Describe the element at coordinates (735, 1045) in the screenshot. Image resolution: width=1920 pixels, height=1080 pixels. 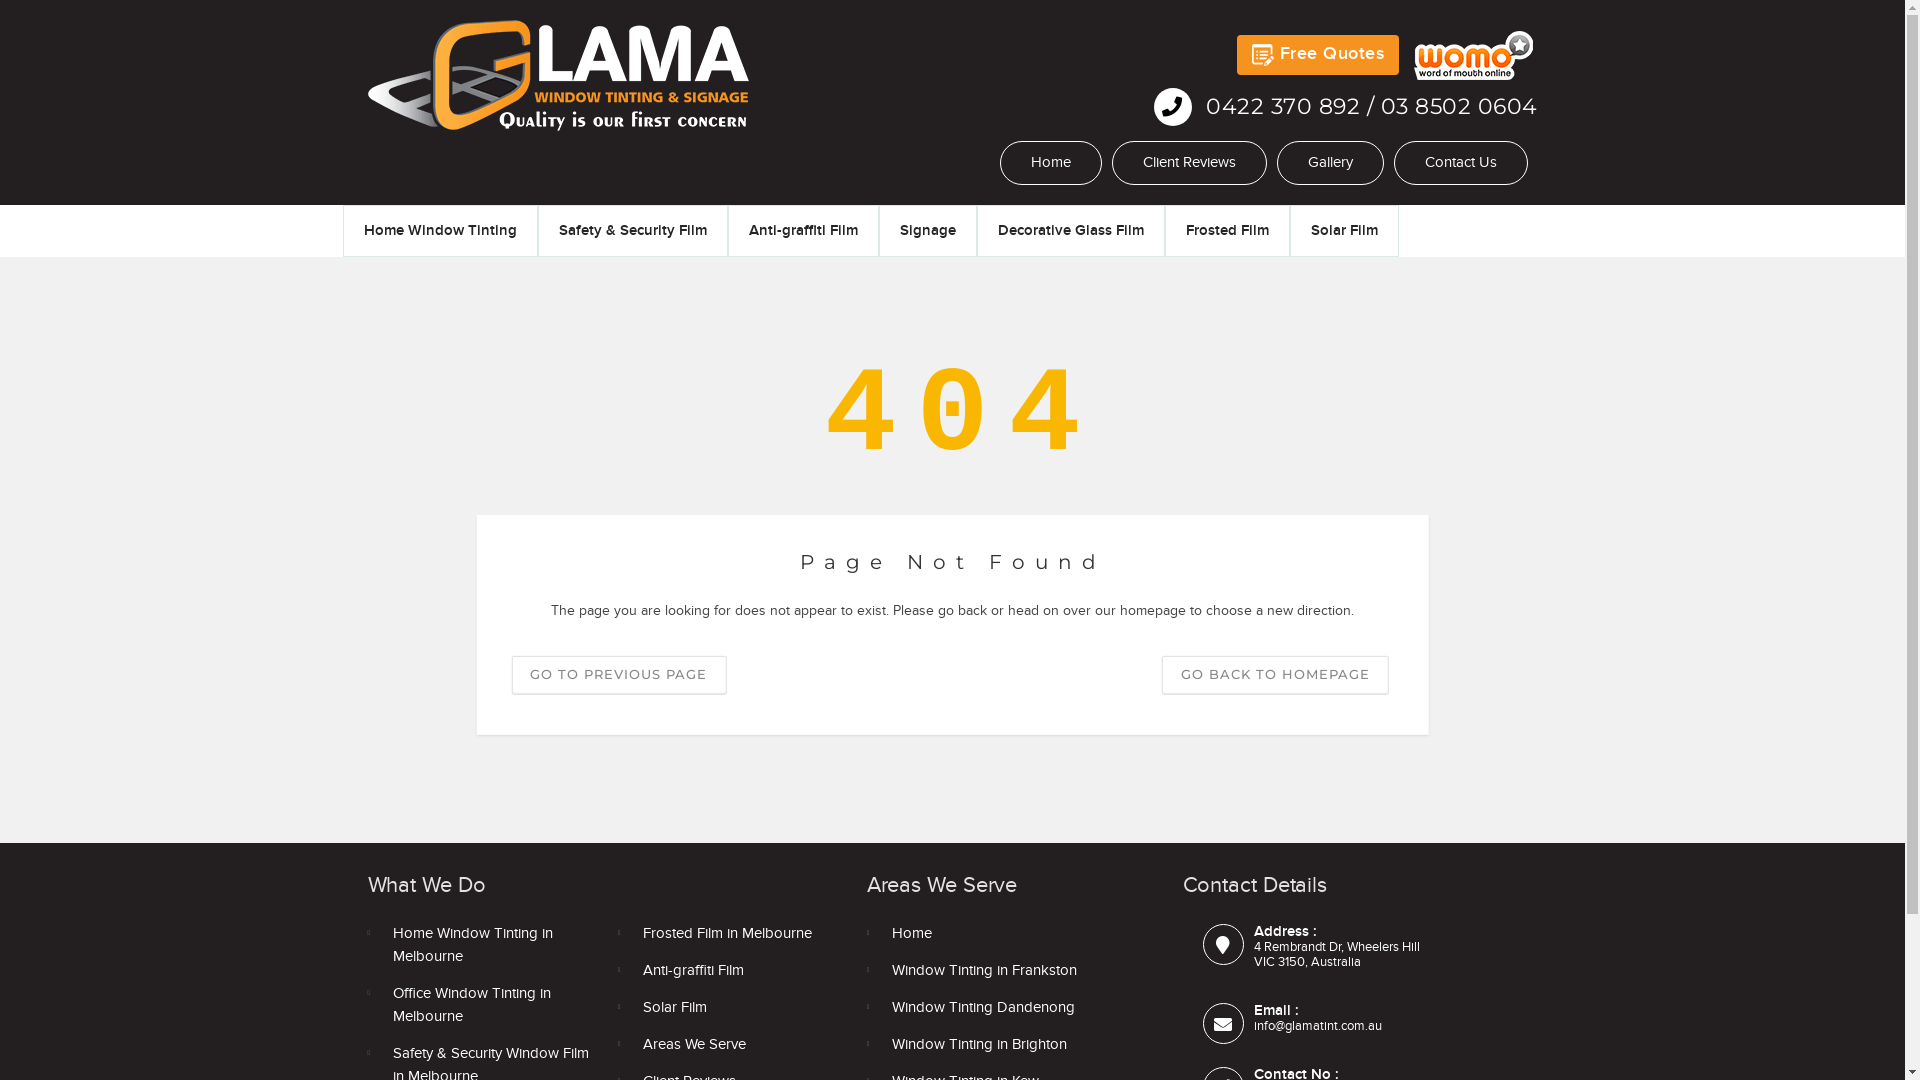
I see `'Areas We Serve'` at that location.